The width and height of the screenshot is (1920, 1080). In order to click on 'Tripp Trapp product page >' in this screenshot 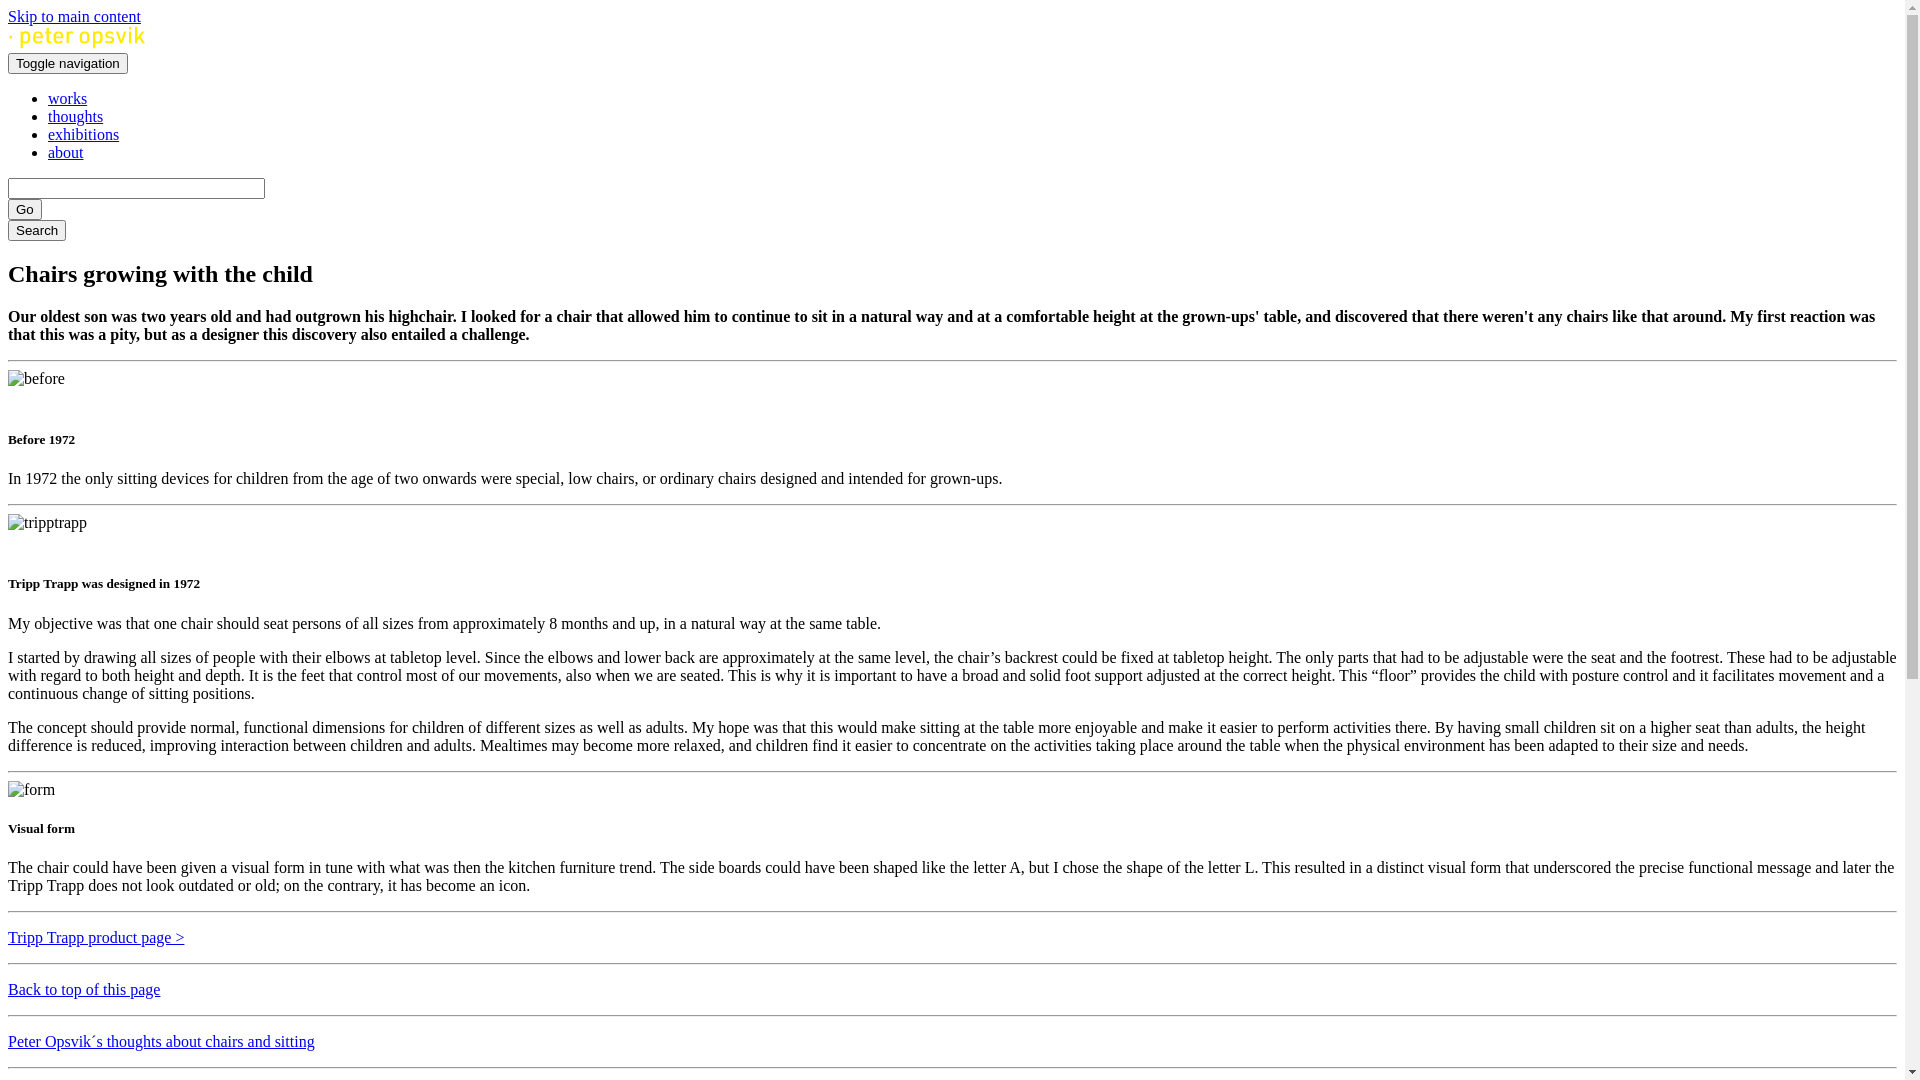, I will do `click(95, 937)`.